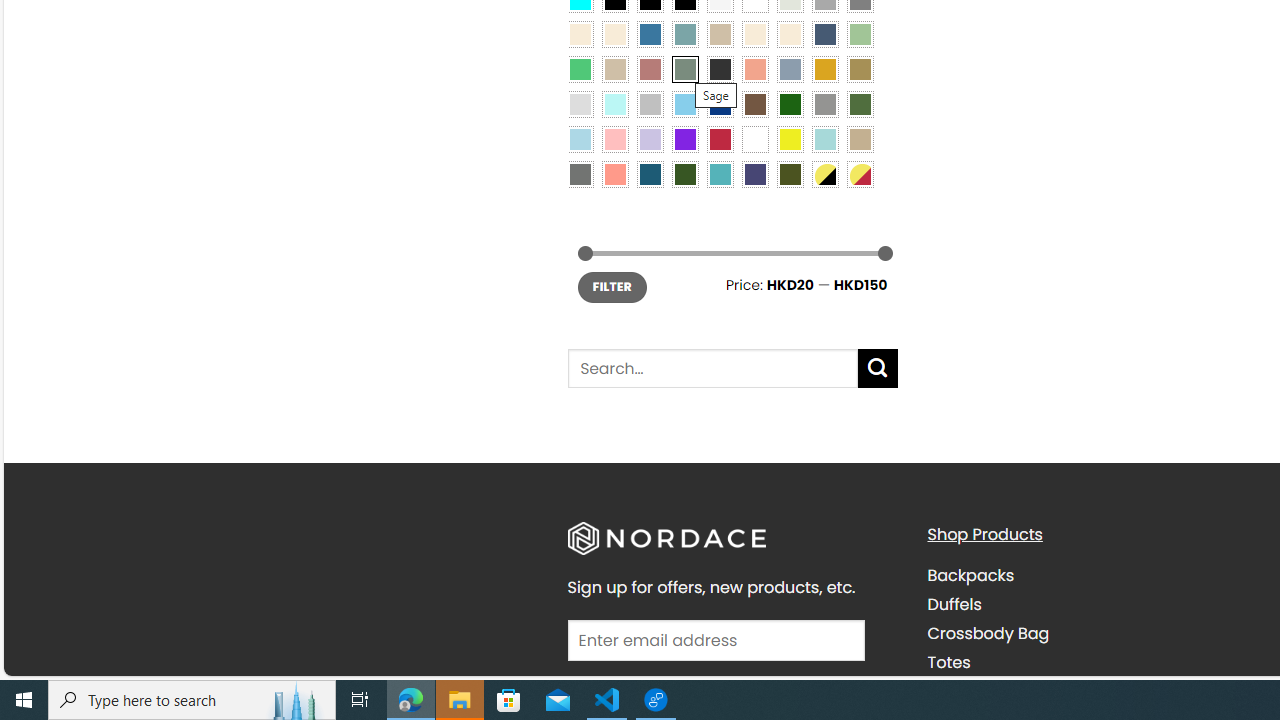 The height and width of the screenshot is (720, 1280). I want to click on 'Light Green', so click(860, 33).